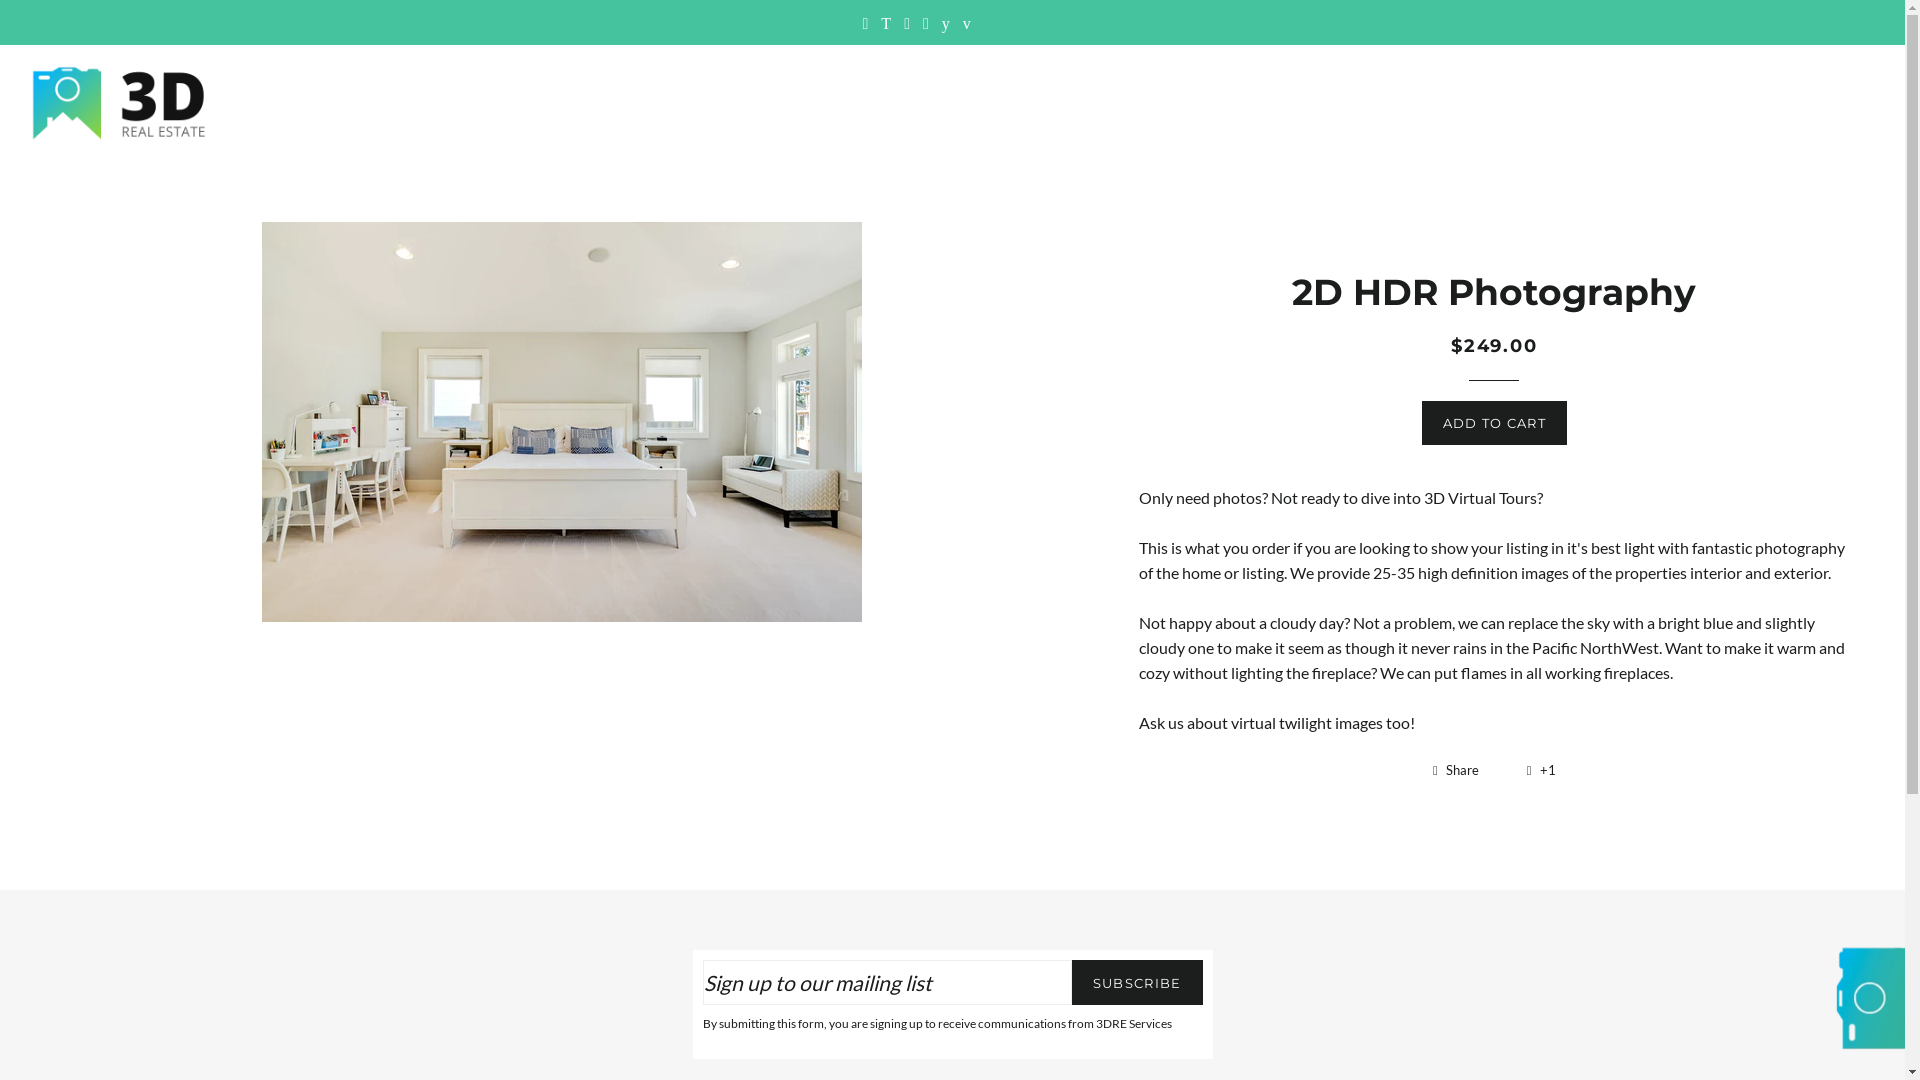 This screenshot has width=1920, height=1080. Describe the element at coordinates (966, 22) in the screenshot. I see `'3DRE Services on Vimeo'` at that location.